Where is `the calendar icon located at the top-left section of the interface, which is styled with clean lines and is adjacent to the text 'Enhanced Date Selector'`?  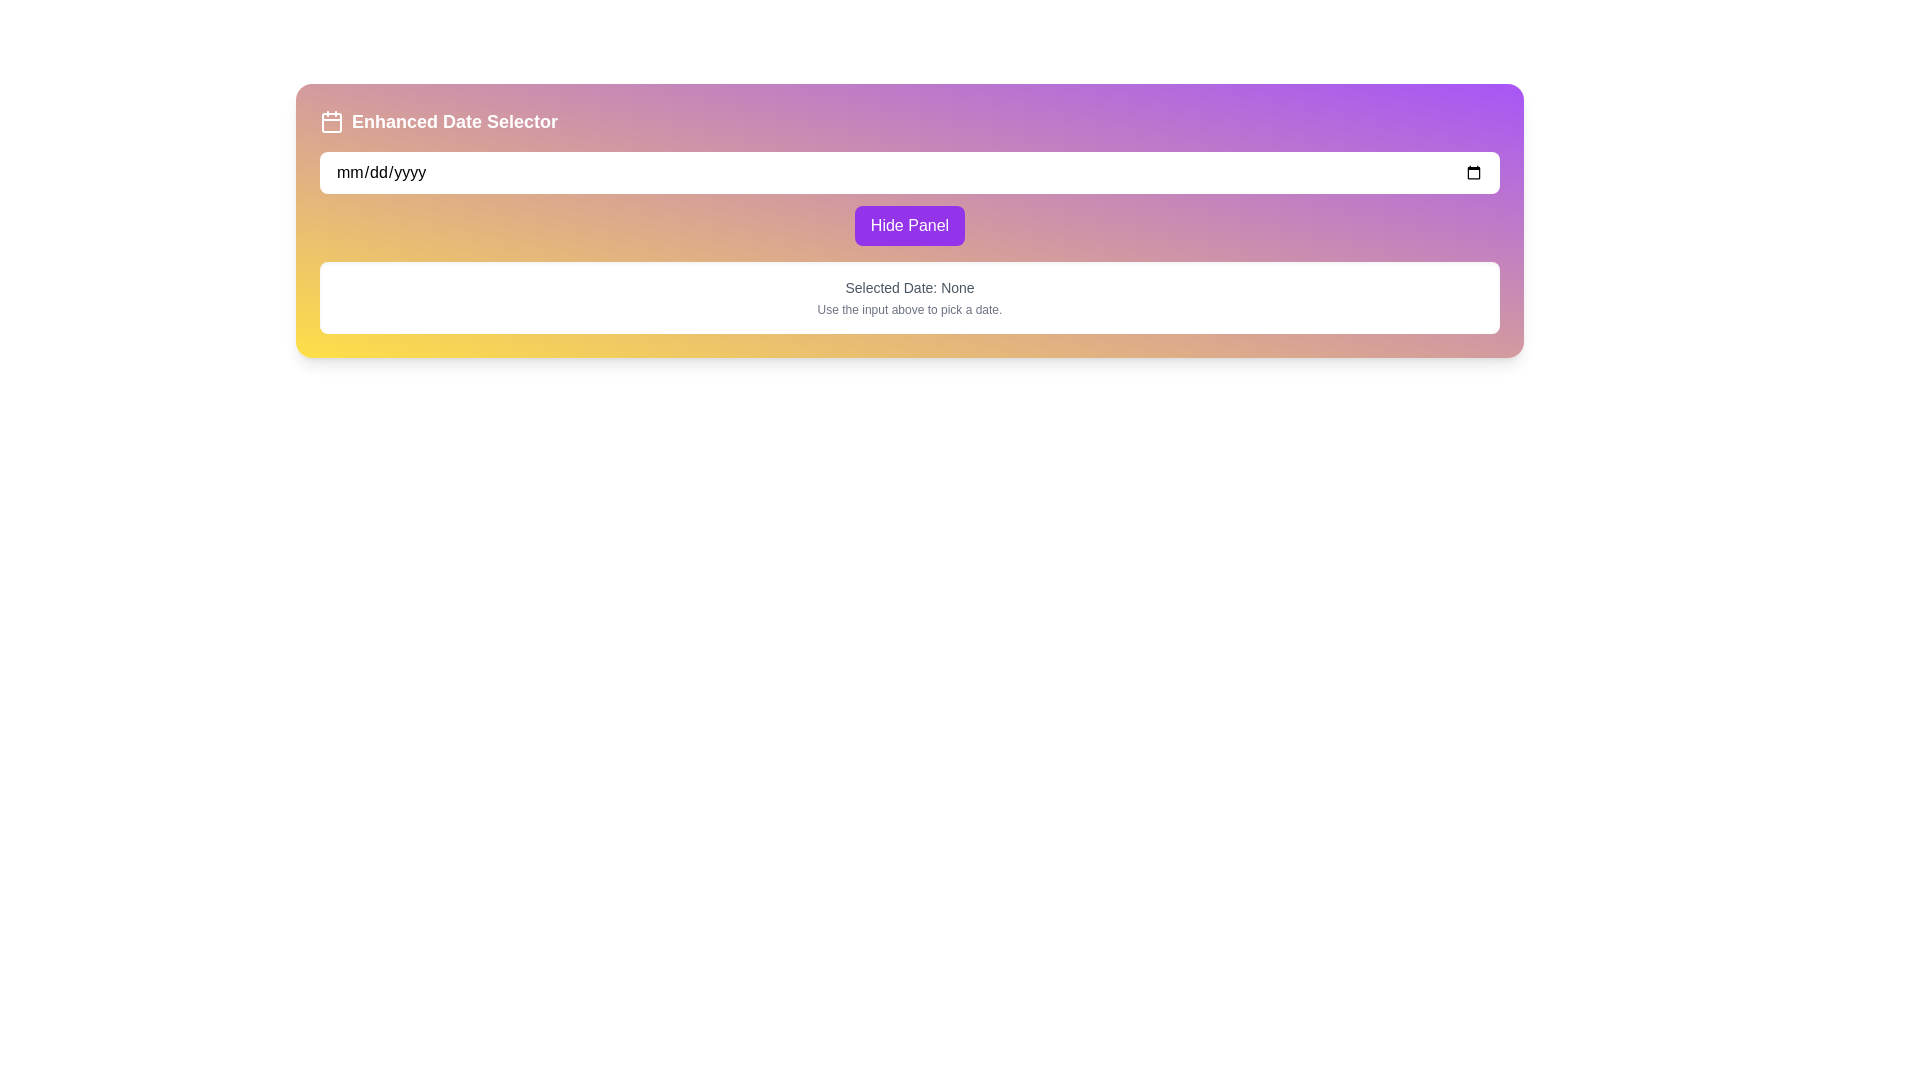
the calendar icon located at the top-left section of the interface, which is styled with clean lines and is adjacent to the text 'Enhanced Date Selector' is located at coordinates (331, 122).